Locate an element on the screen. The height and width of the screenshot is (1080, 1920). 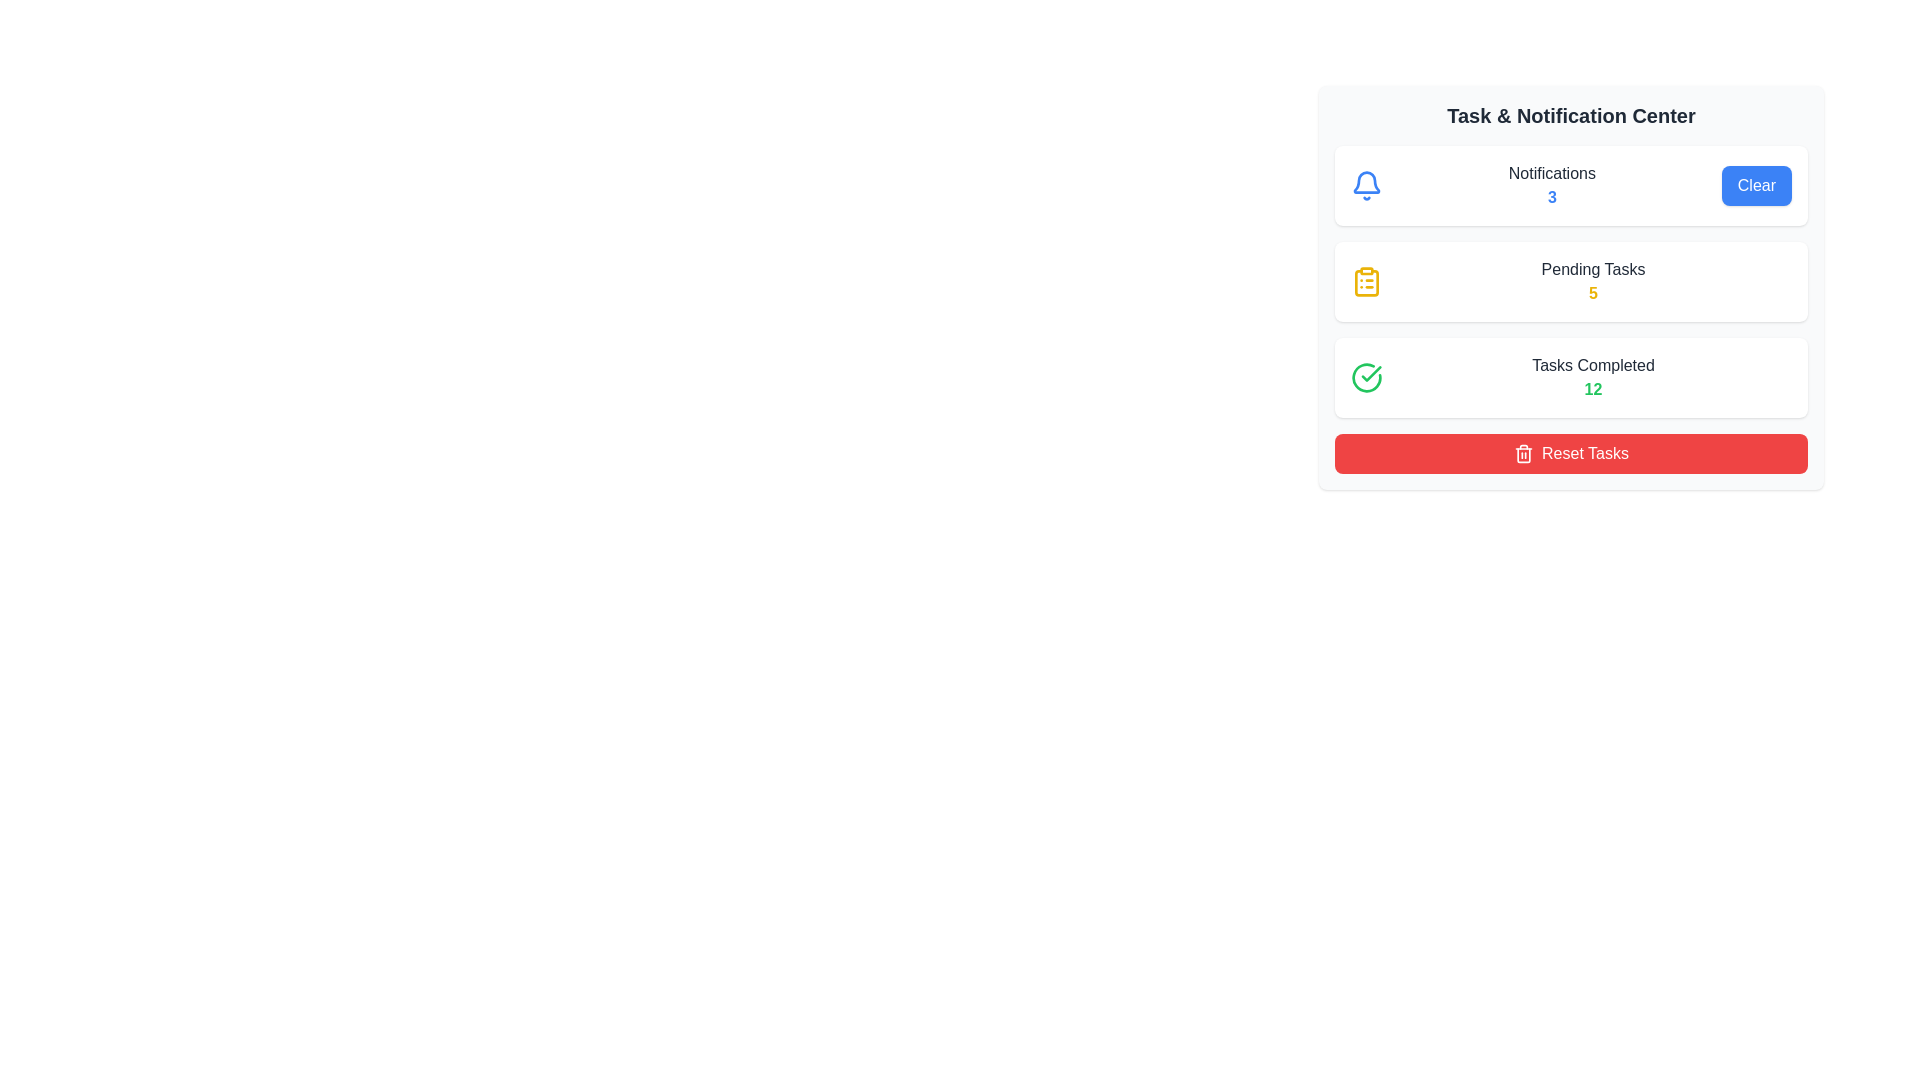
the 'Notifications' text display element that shows a count of '3' in bold blue, located in the 'Task & Notification Center' section is located at coordinates (1551, 185).